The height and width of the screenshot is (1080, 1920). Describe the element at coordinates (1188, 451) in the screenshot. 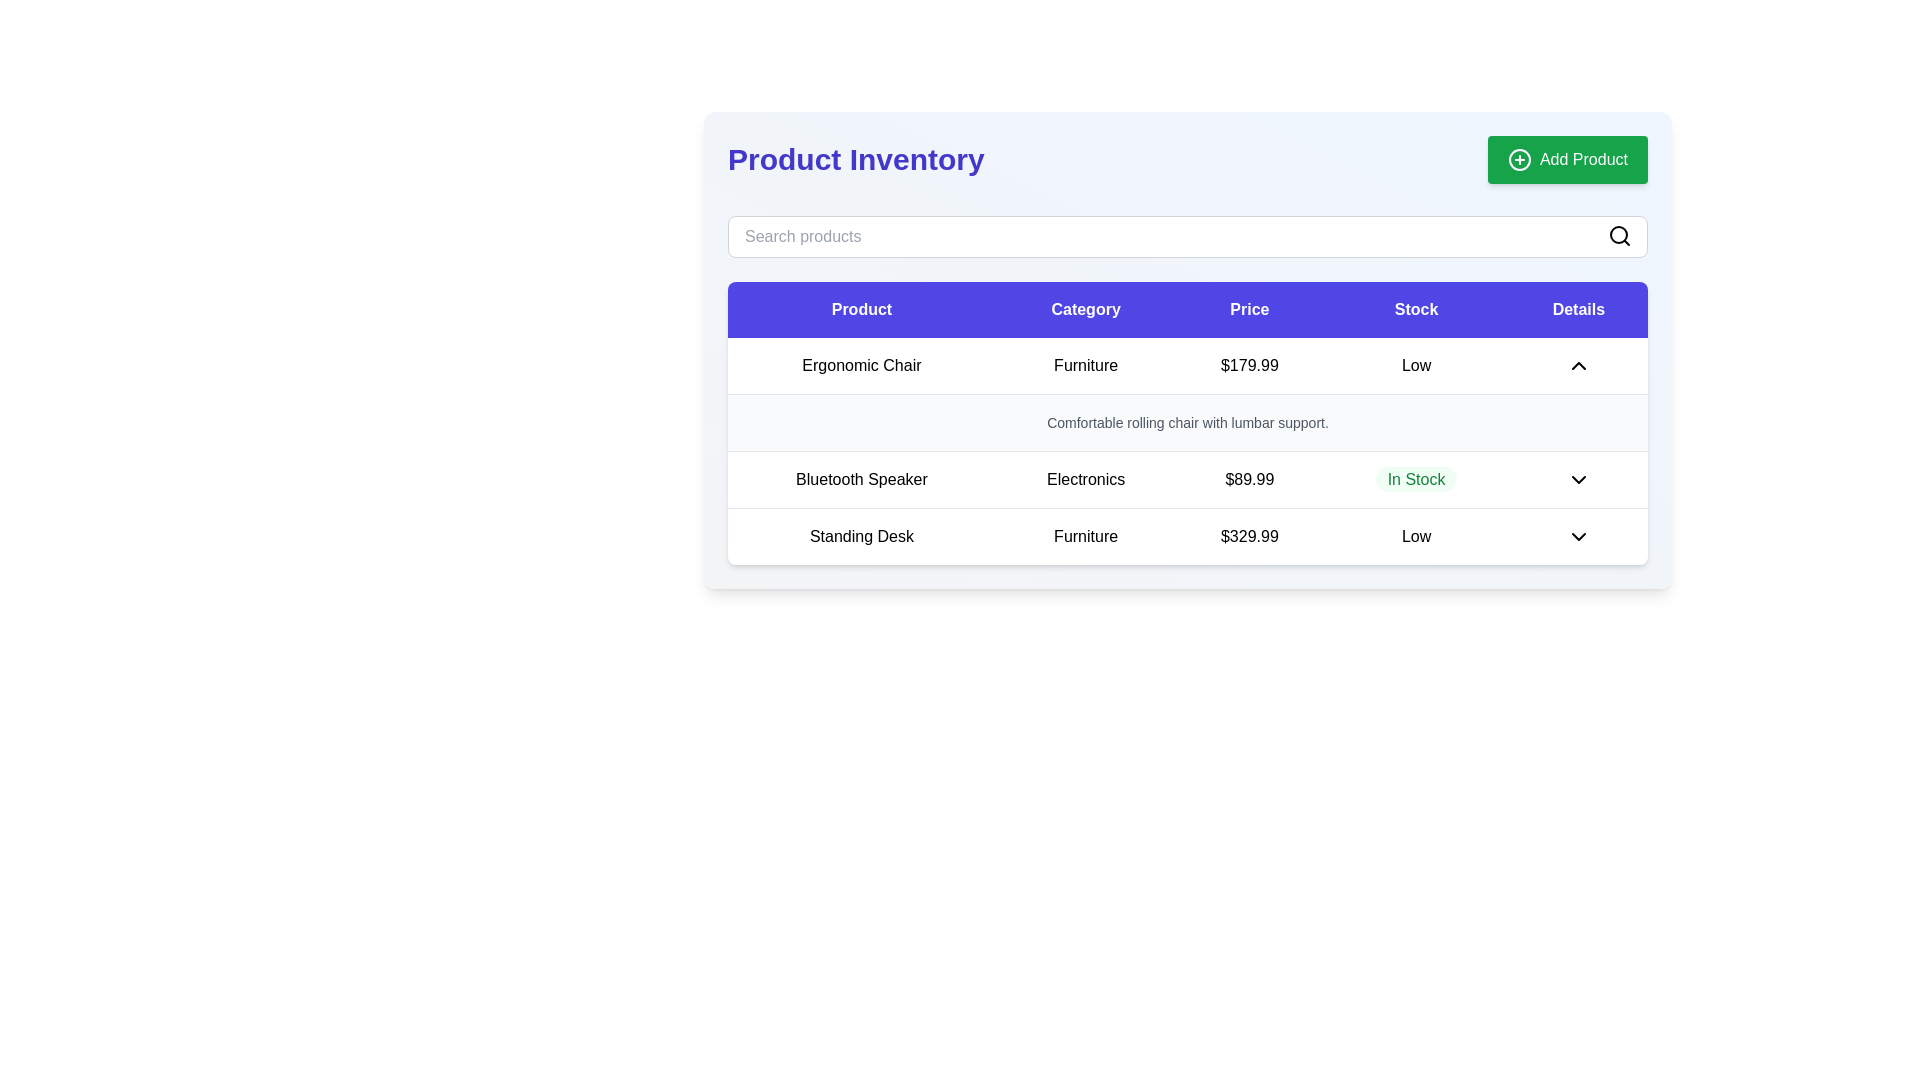

I see `to select the second row in the product details table, which displays attributes such as name, category, price, and stock status` at that location.